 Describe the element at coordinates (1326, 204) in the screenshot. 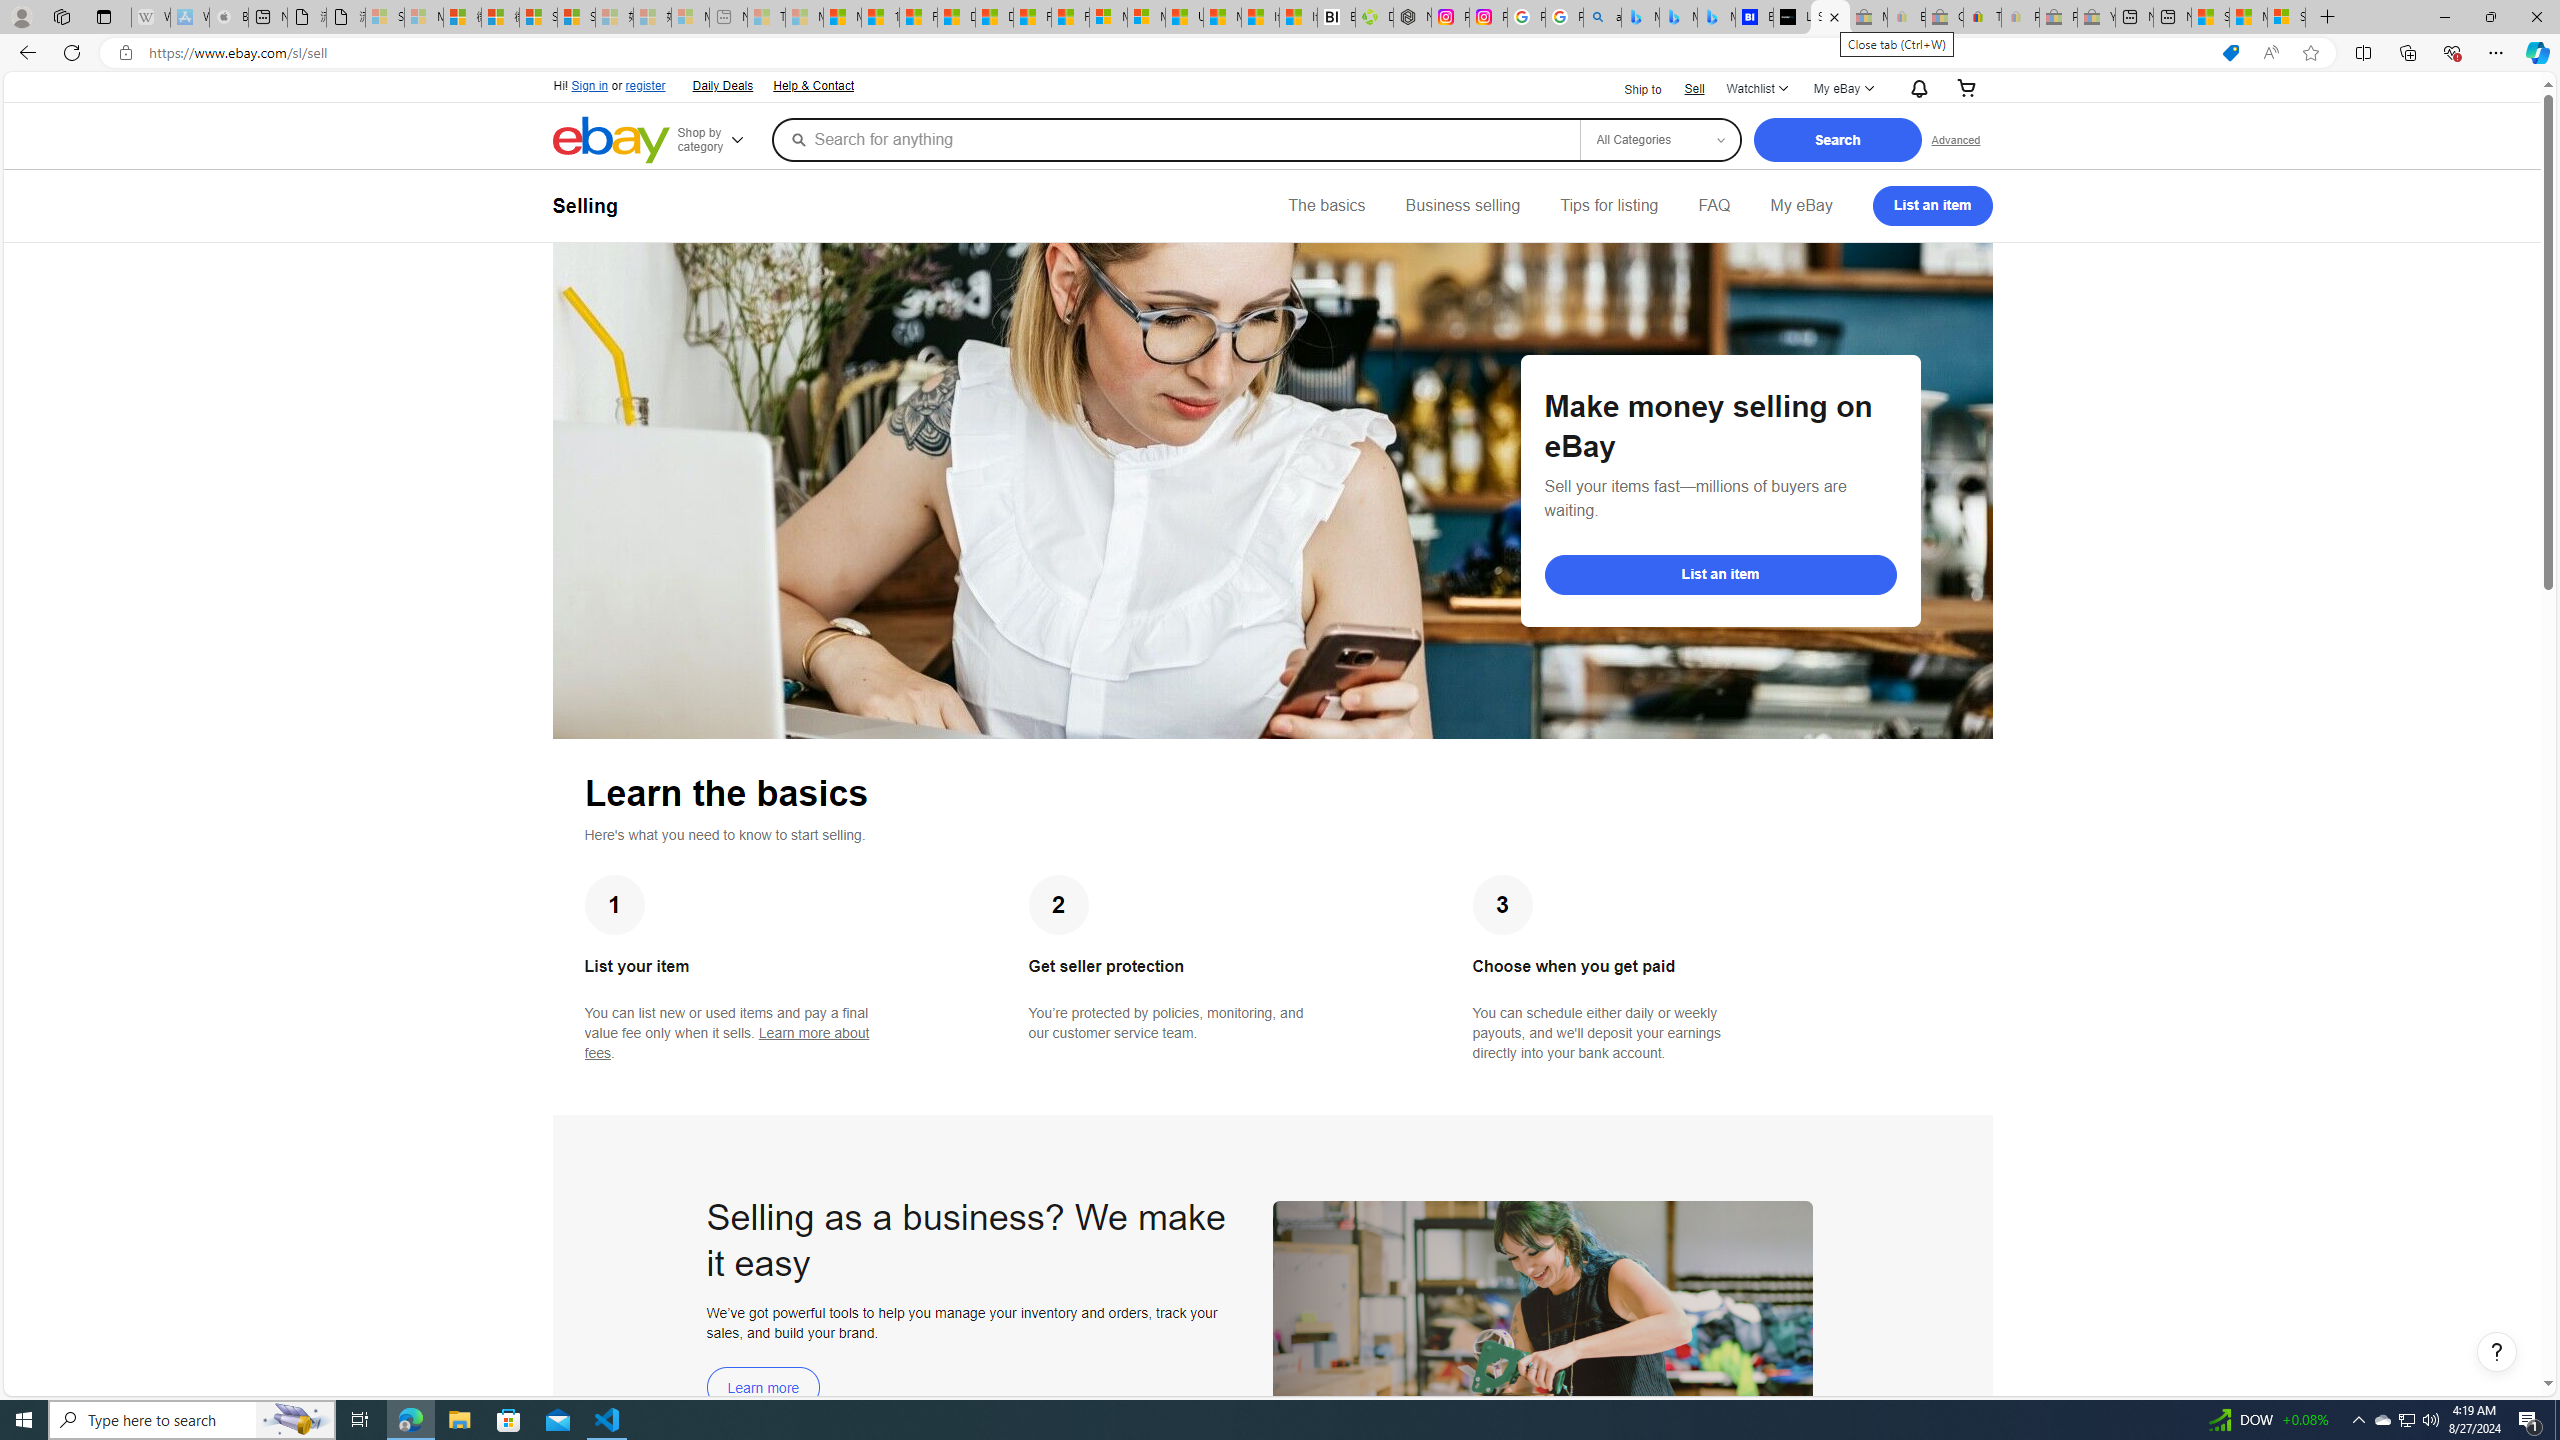

I see `'The basics'` at that location.